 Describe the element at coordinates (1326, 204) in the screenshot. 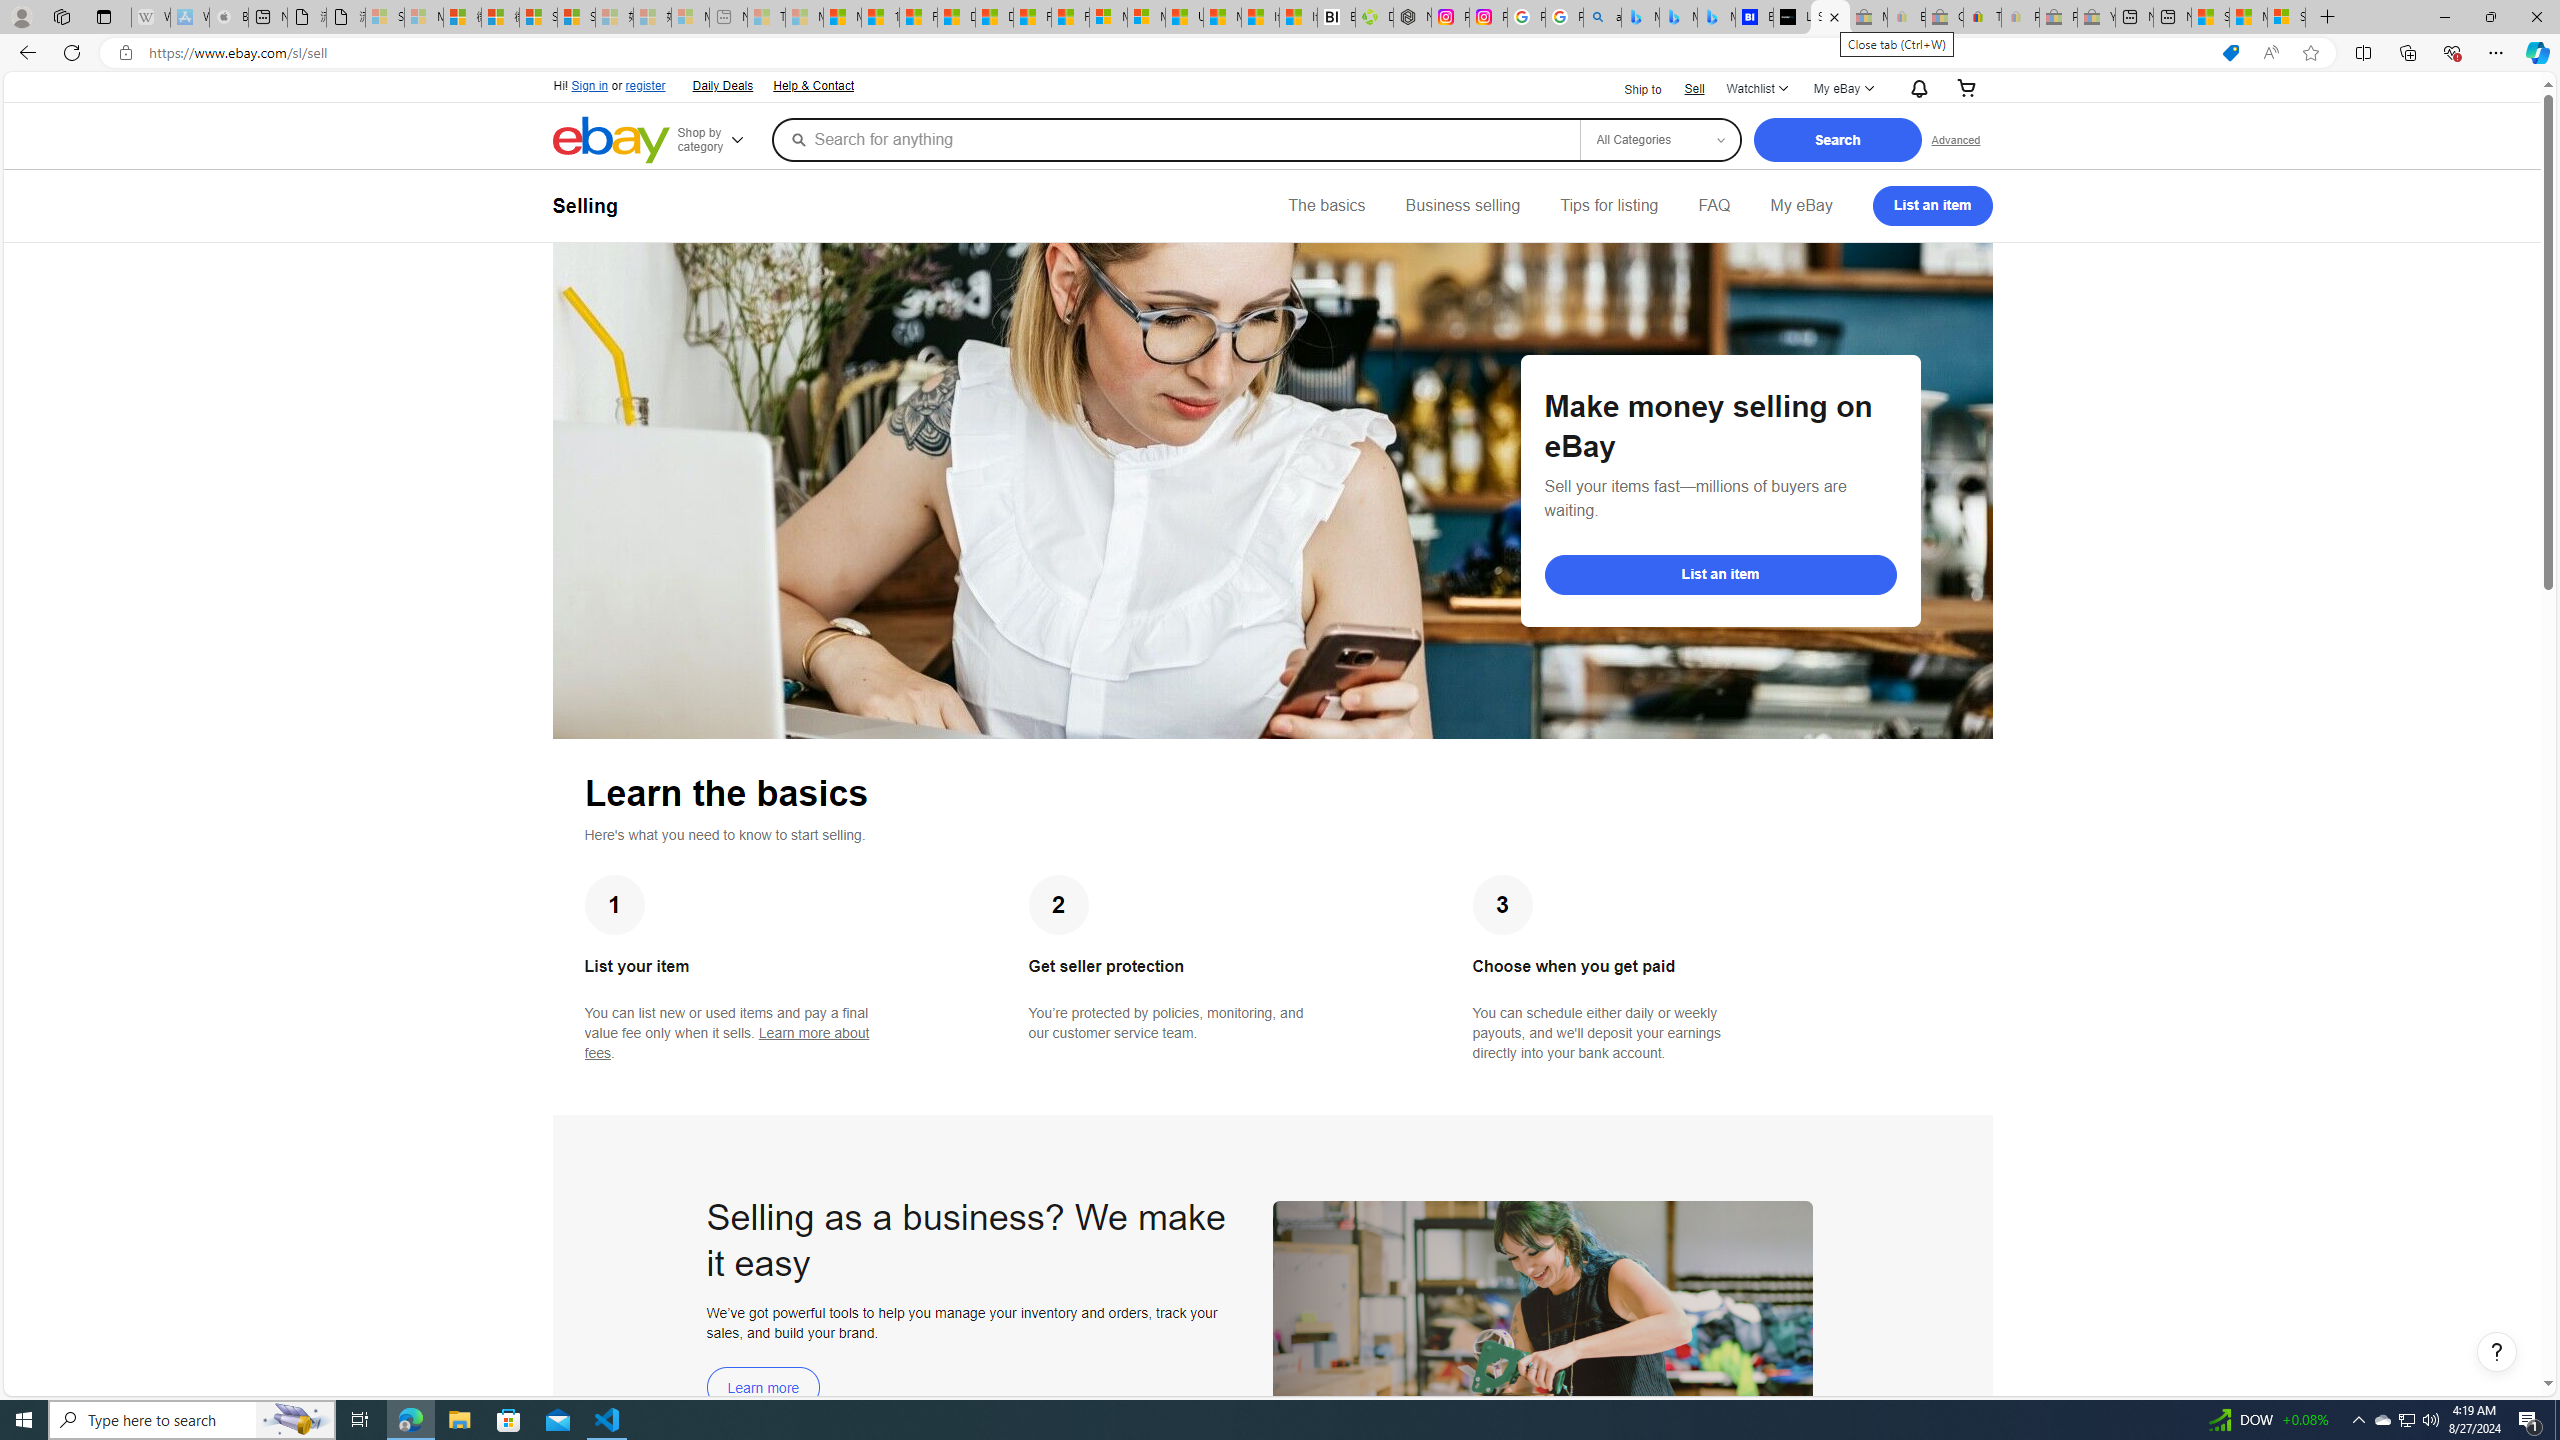

I see `'The basics'` at that location.